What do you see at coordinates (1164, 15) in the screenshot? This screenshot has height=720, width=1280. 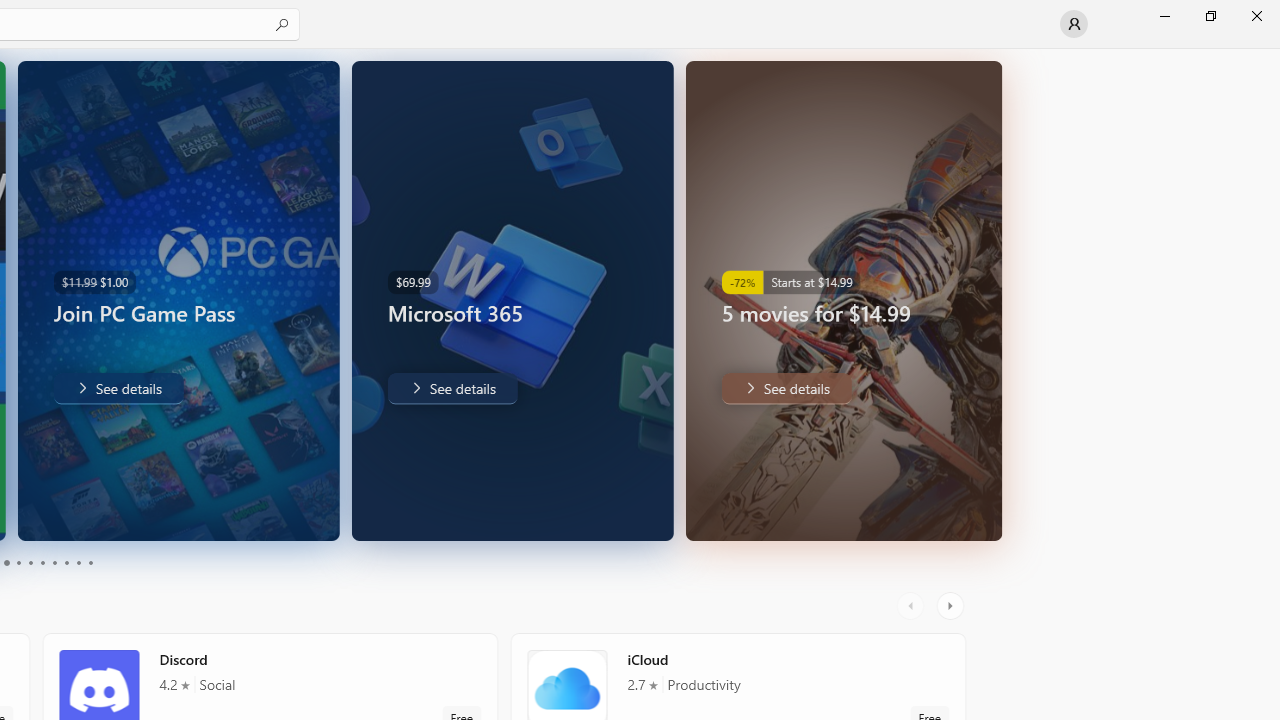 I see `'Minimize Microsoft Store'` at bounding box center [1164, 15].